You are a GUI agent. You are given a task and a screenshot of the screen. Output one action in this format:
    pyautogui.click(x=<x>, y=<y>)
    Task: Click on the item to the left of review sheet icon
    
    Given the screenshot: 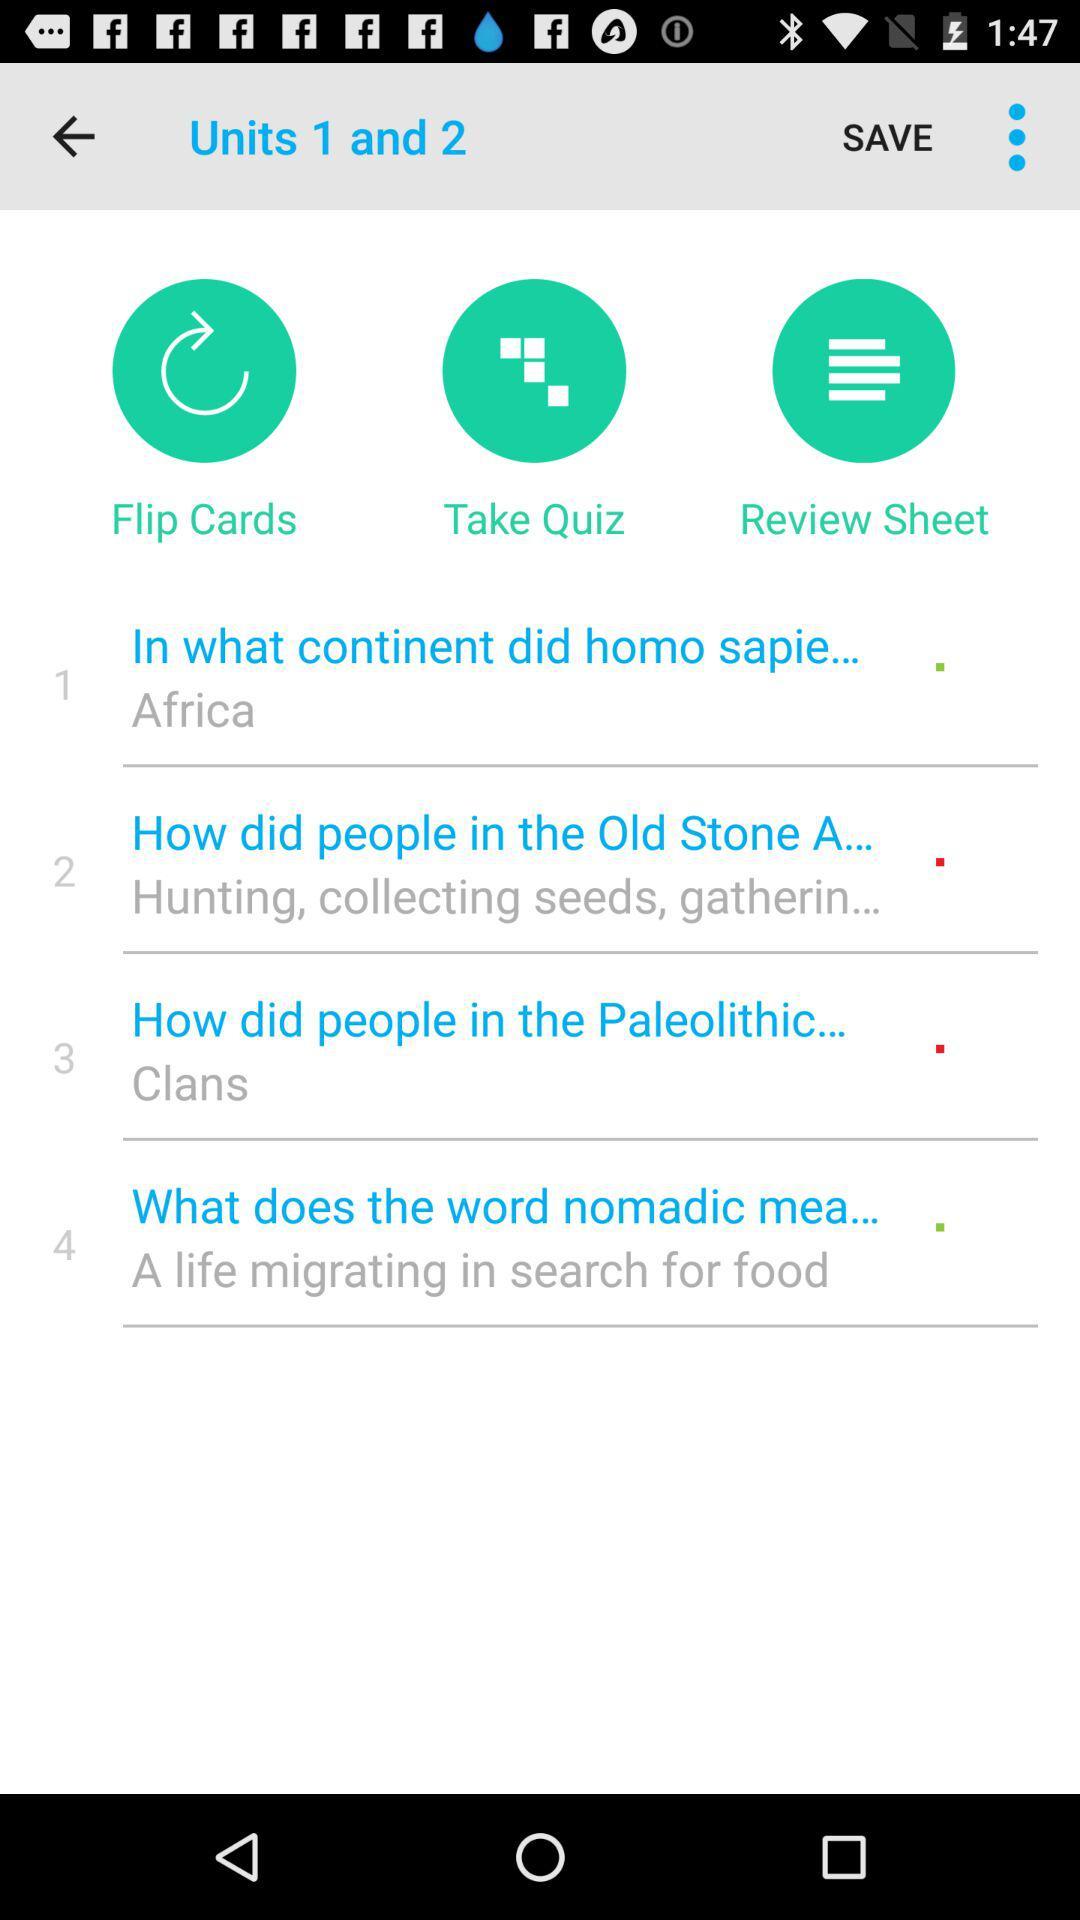 What is the action you would take?
    pyautogui.click(x=533, y=517)
    